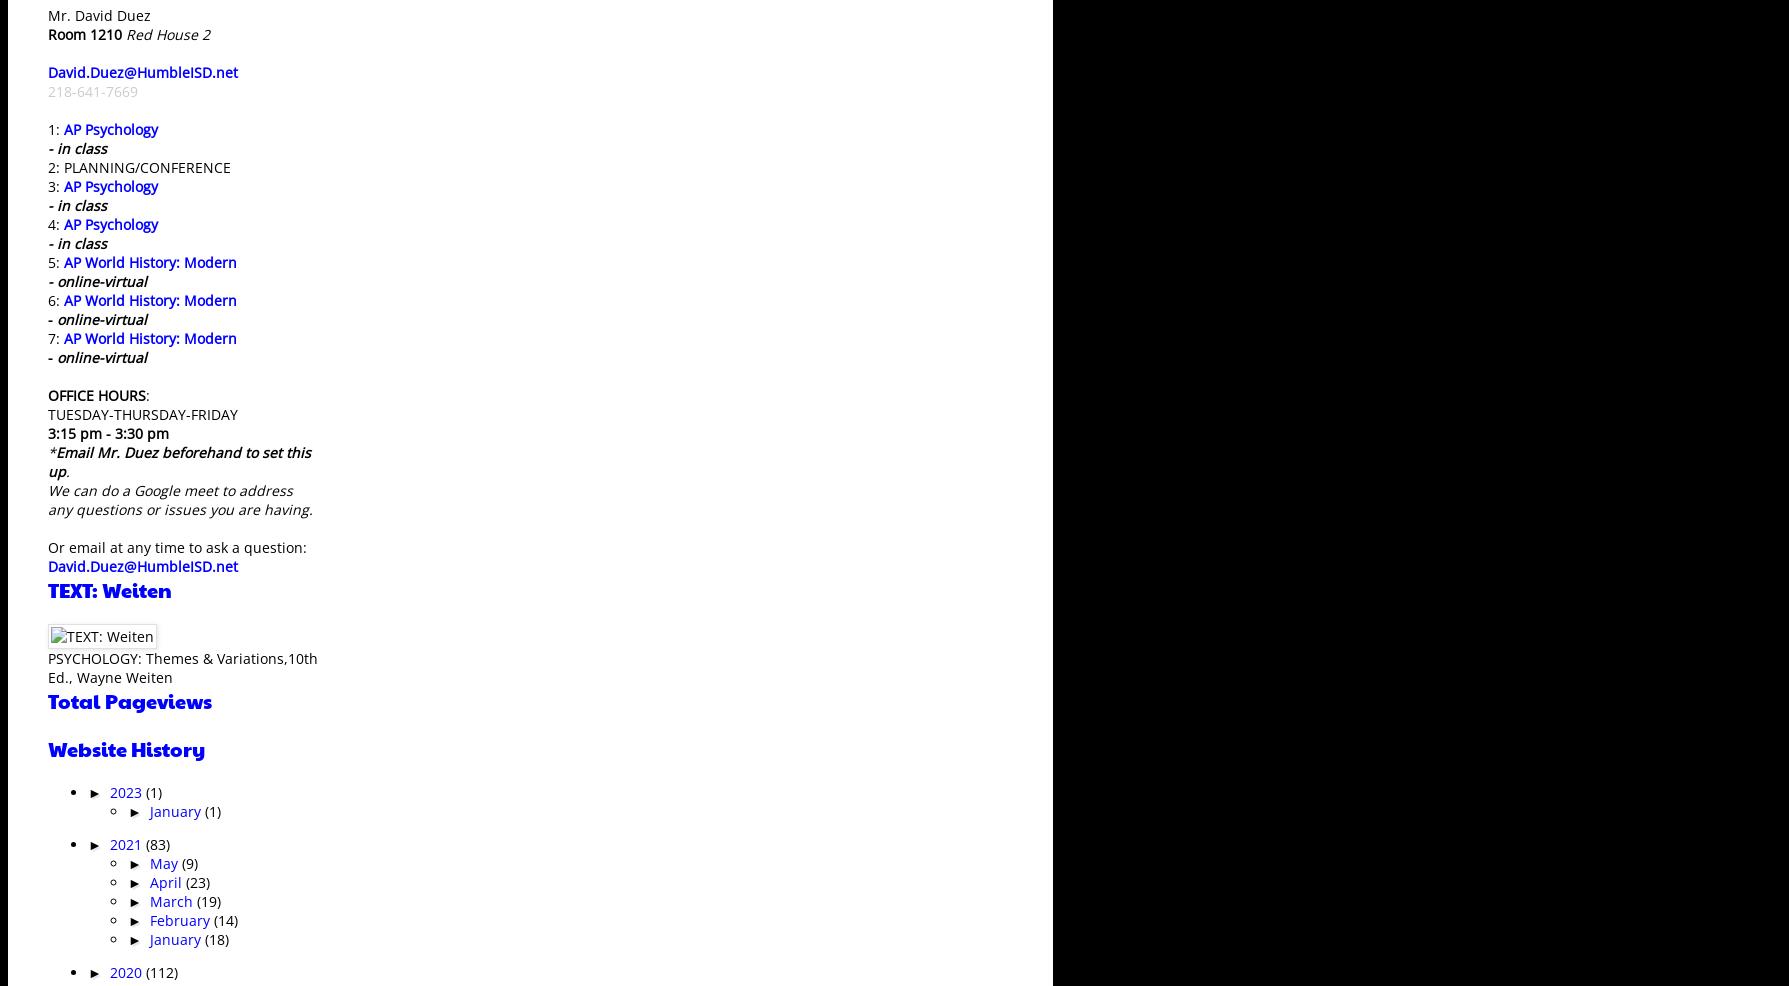 This screenshot has height=986, width=1789. I want to click on '(14)', so click(225, 919).